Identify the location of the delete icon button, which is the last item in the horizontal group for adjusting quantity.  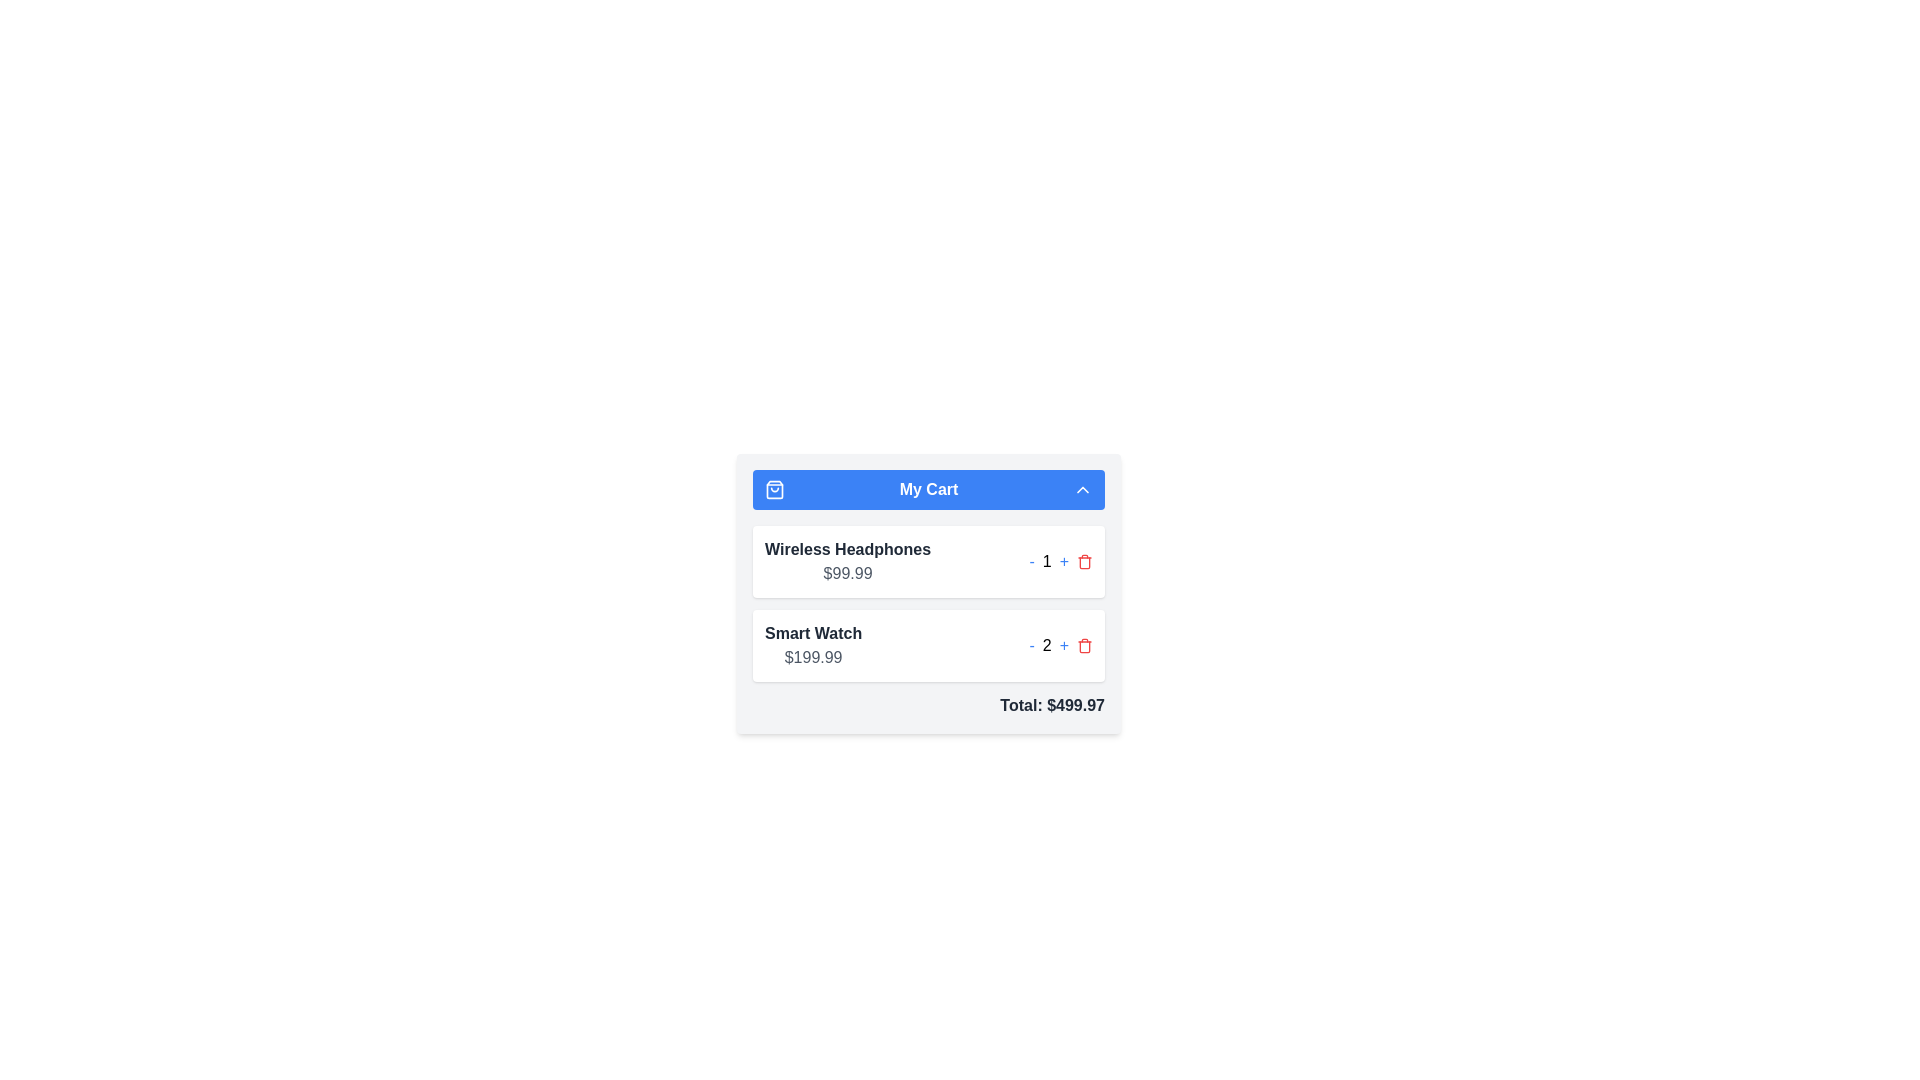
(1083, 645).